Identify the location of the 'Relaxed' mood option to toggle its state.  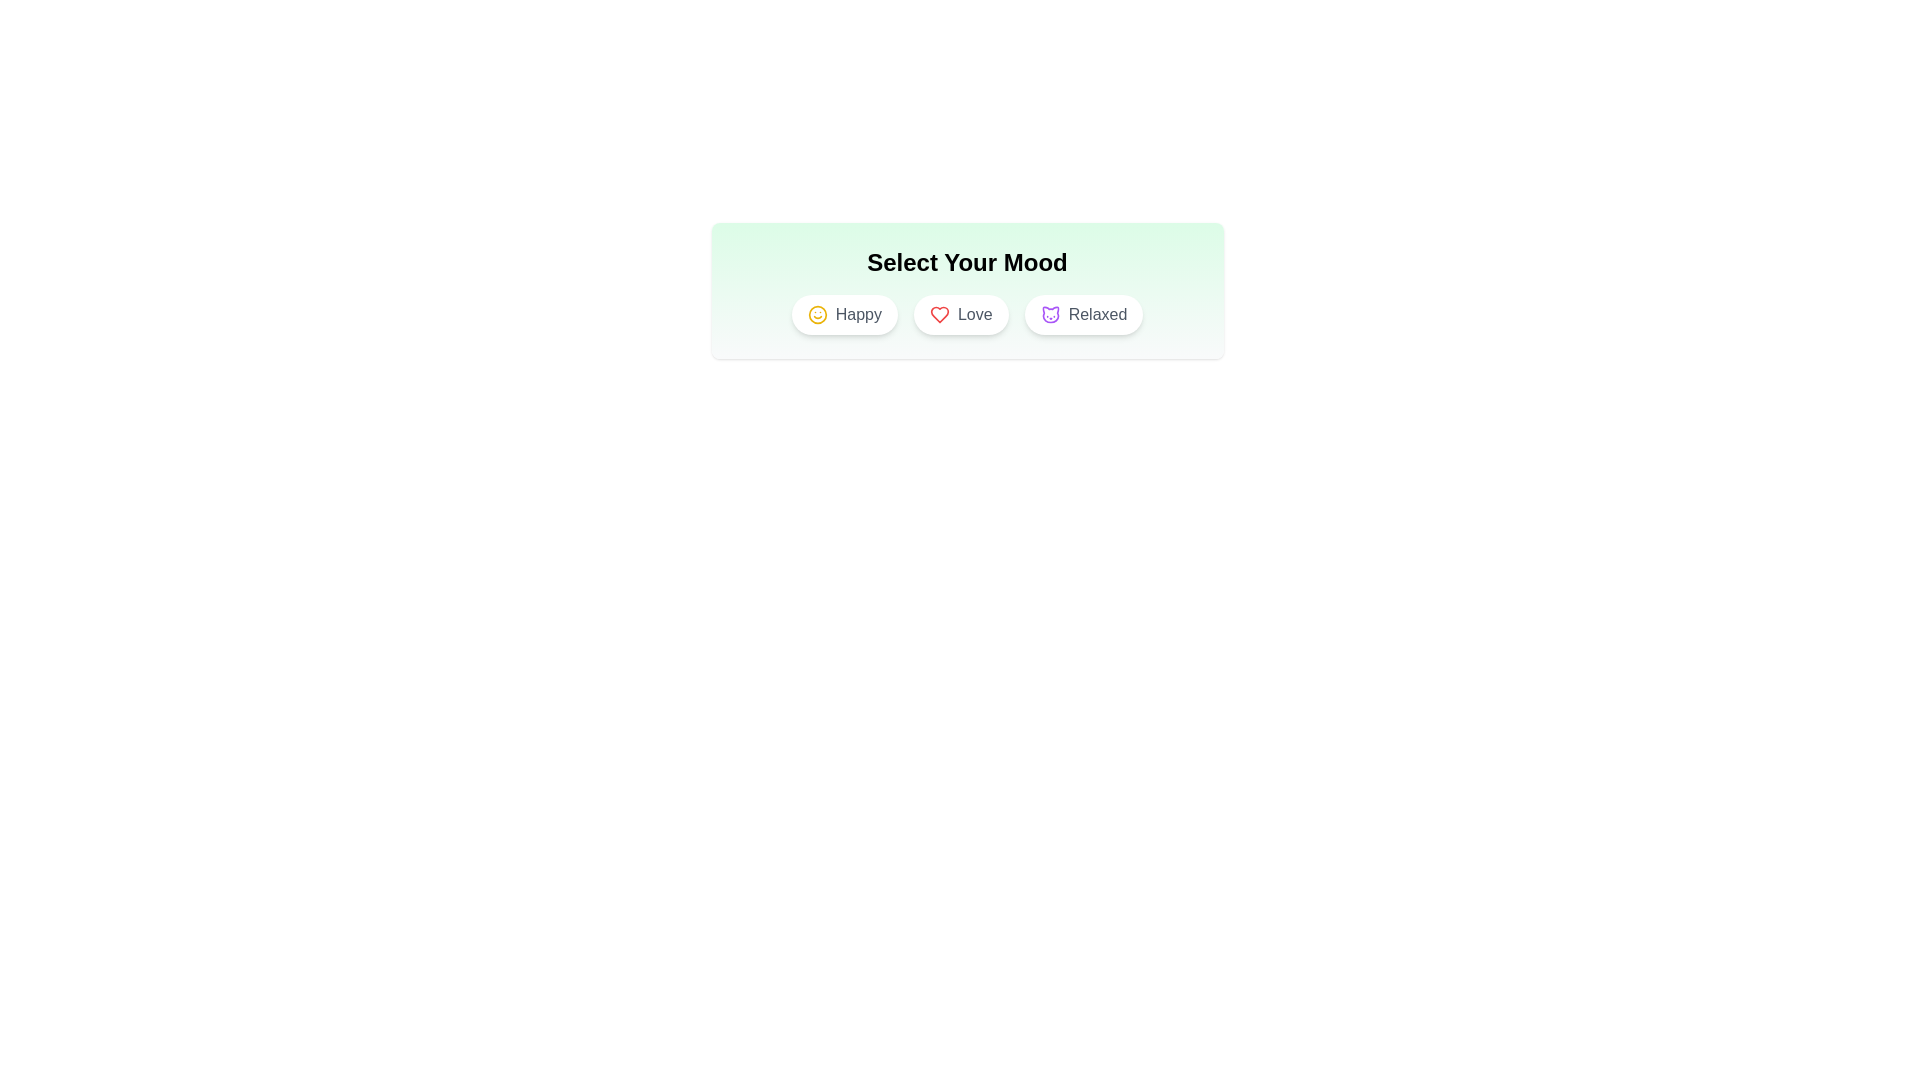
(1083, 315).